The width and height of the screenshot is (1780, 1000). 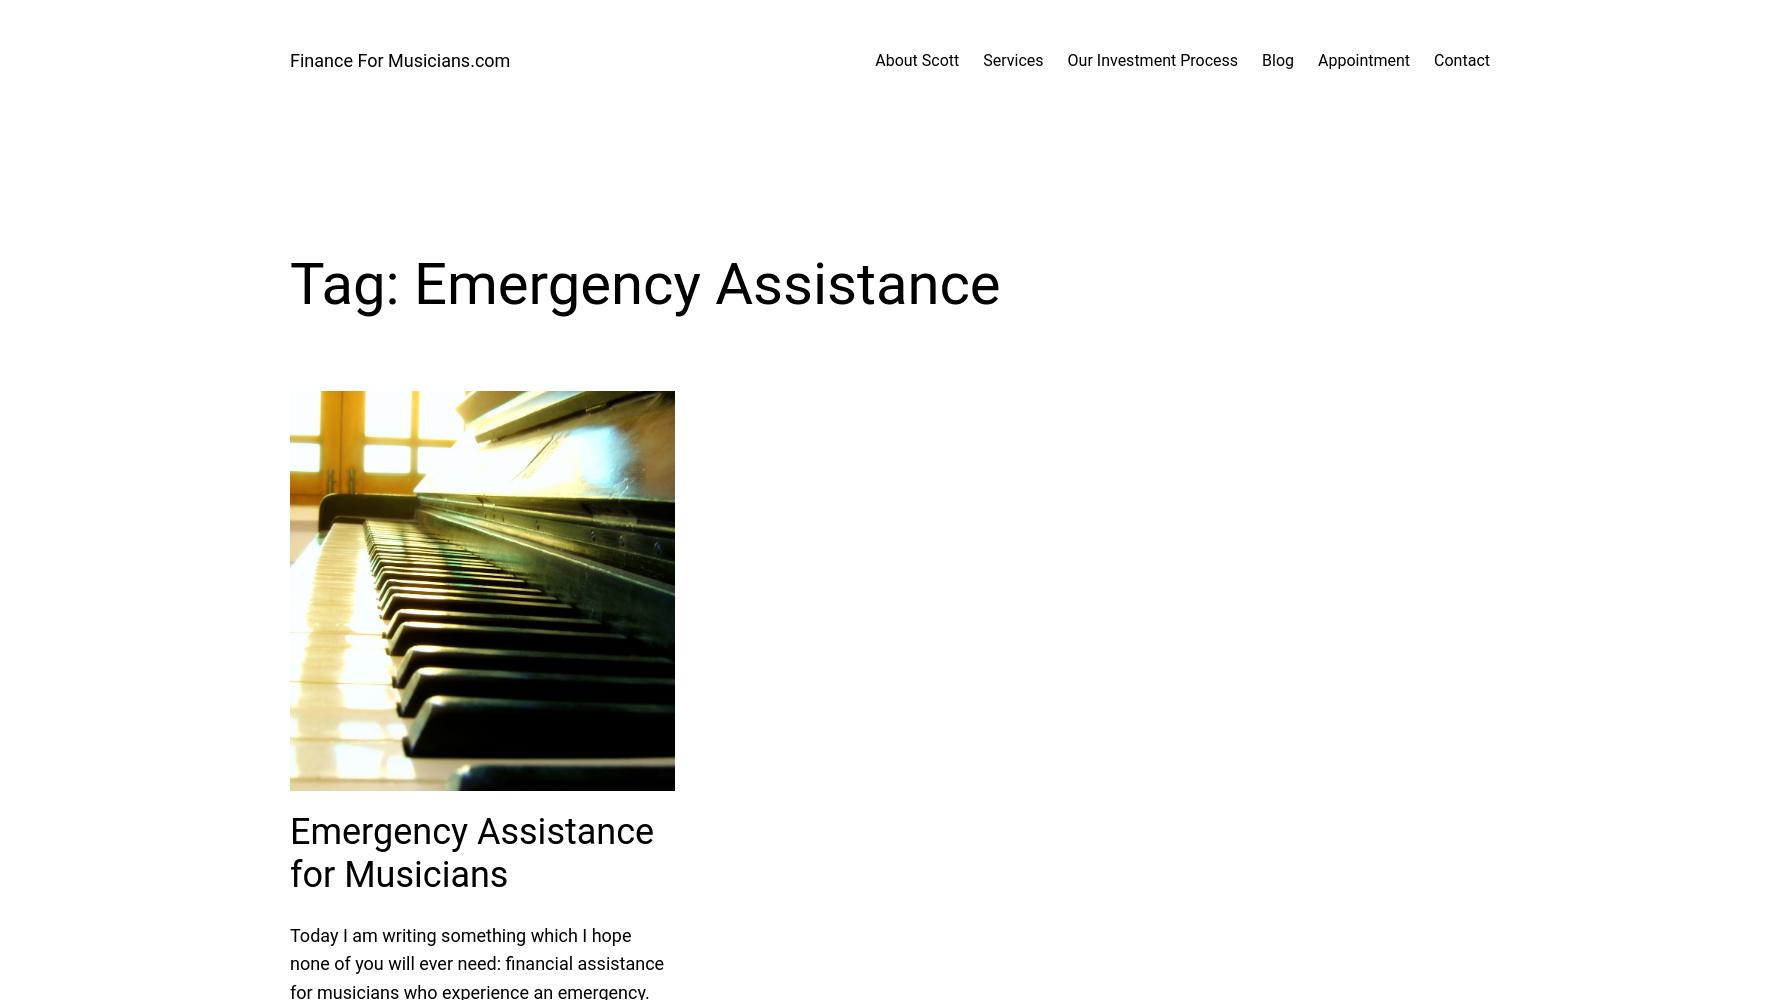 What do you see at coordinates (351, 283) in the screenshot?
I see `'Tag:'` at bounding box center [351, 283].